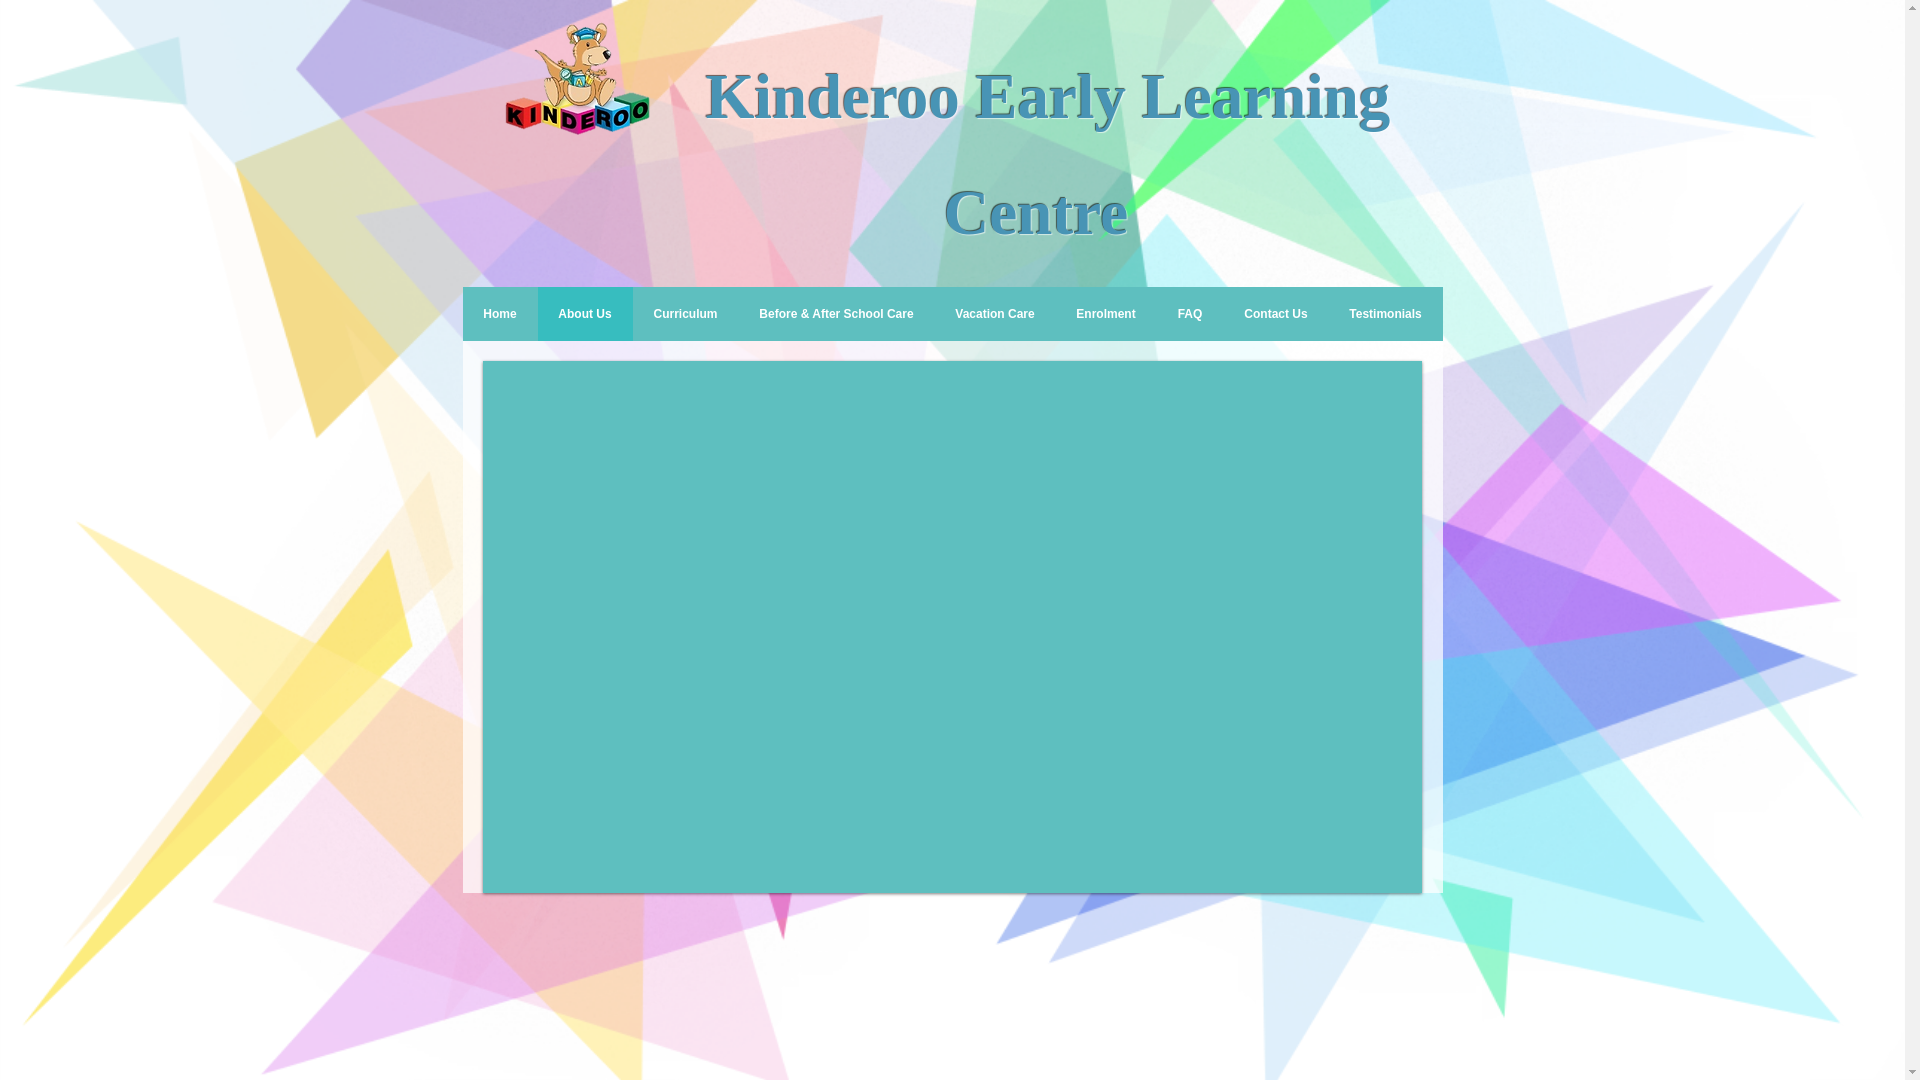  I want to click on 'Before & After School Care', so click(835, 313).